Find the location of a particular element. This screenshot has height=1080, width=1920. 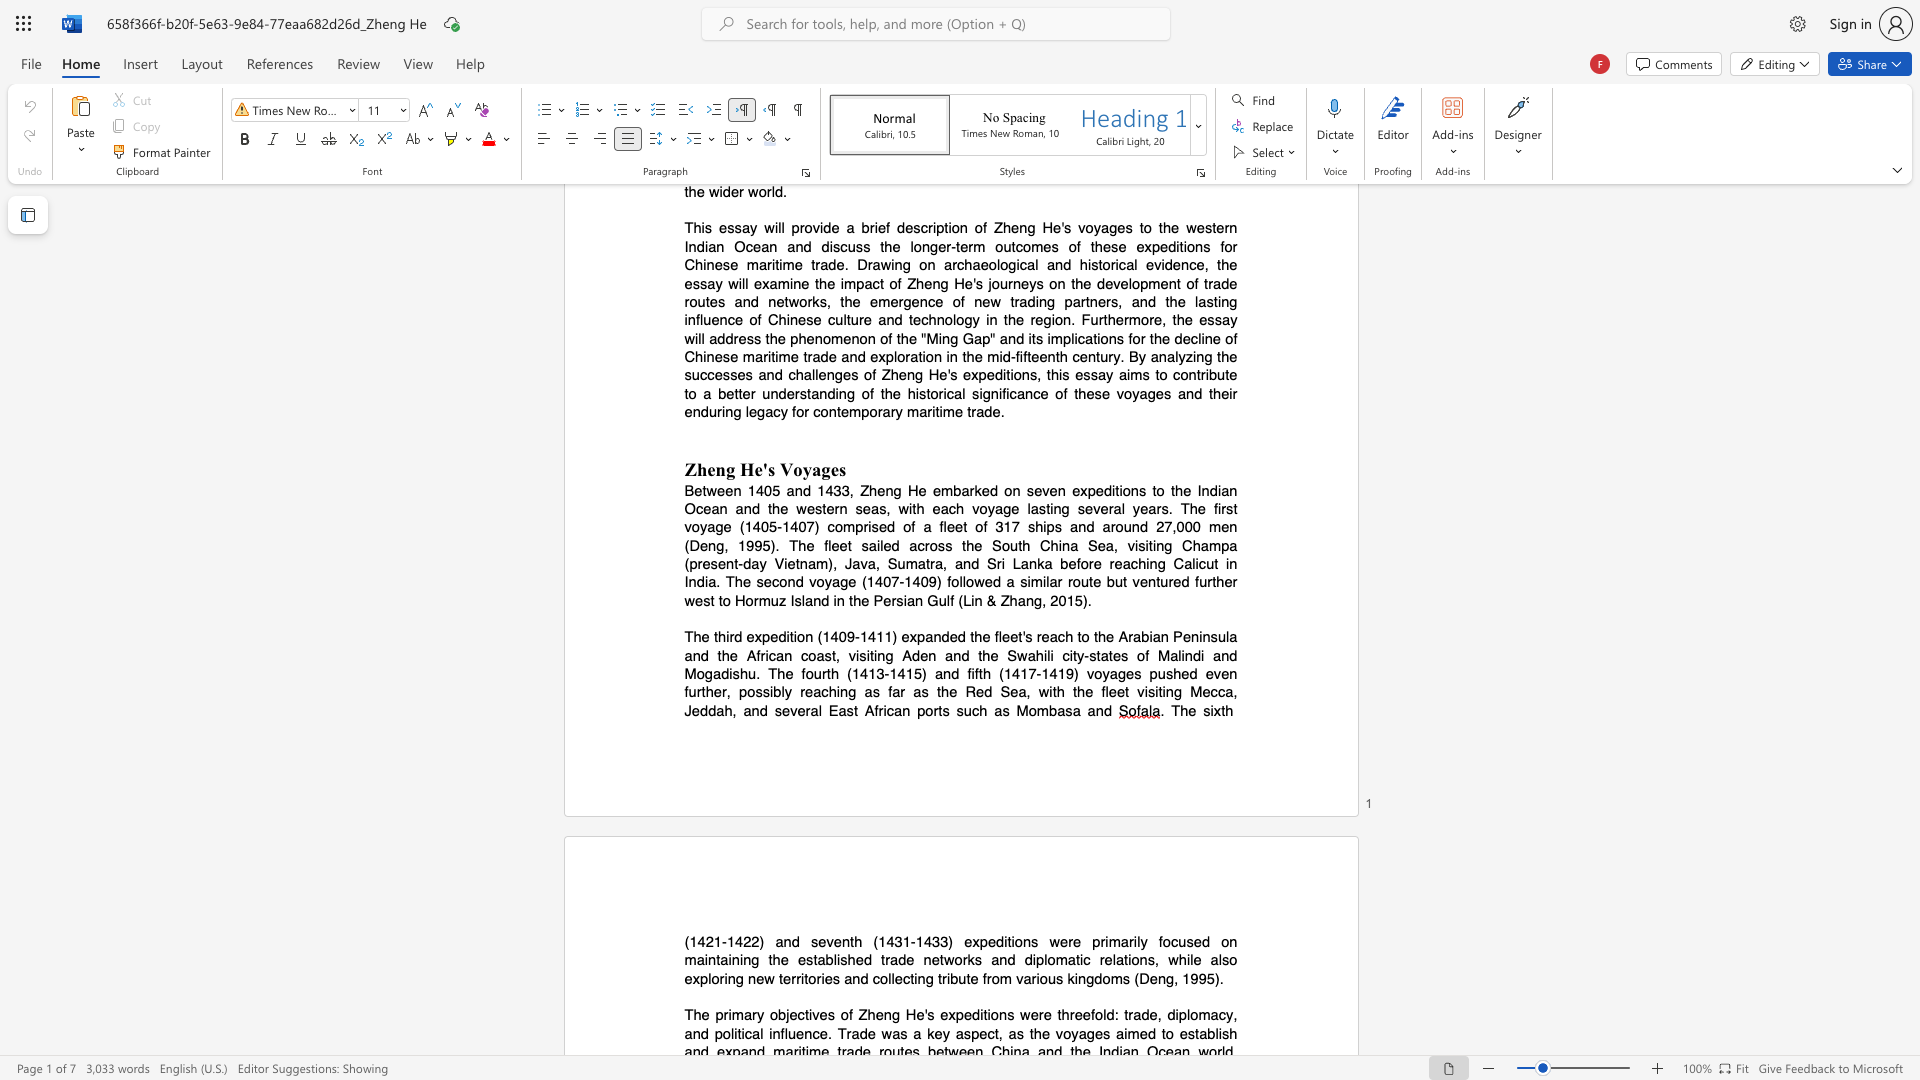

the space between the continuous character "c" and "u" in the text is located at coordinates (1178, 941).